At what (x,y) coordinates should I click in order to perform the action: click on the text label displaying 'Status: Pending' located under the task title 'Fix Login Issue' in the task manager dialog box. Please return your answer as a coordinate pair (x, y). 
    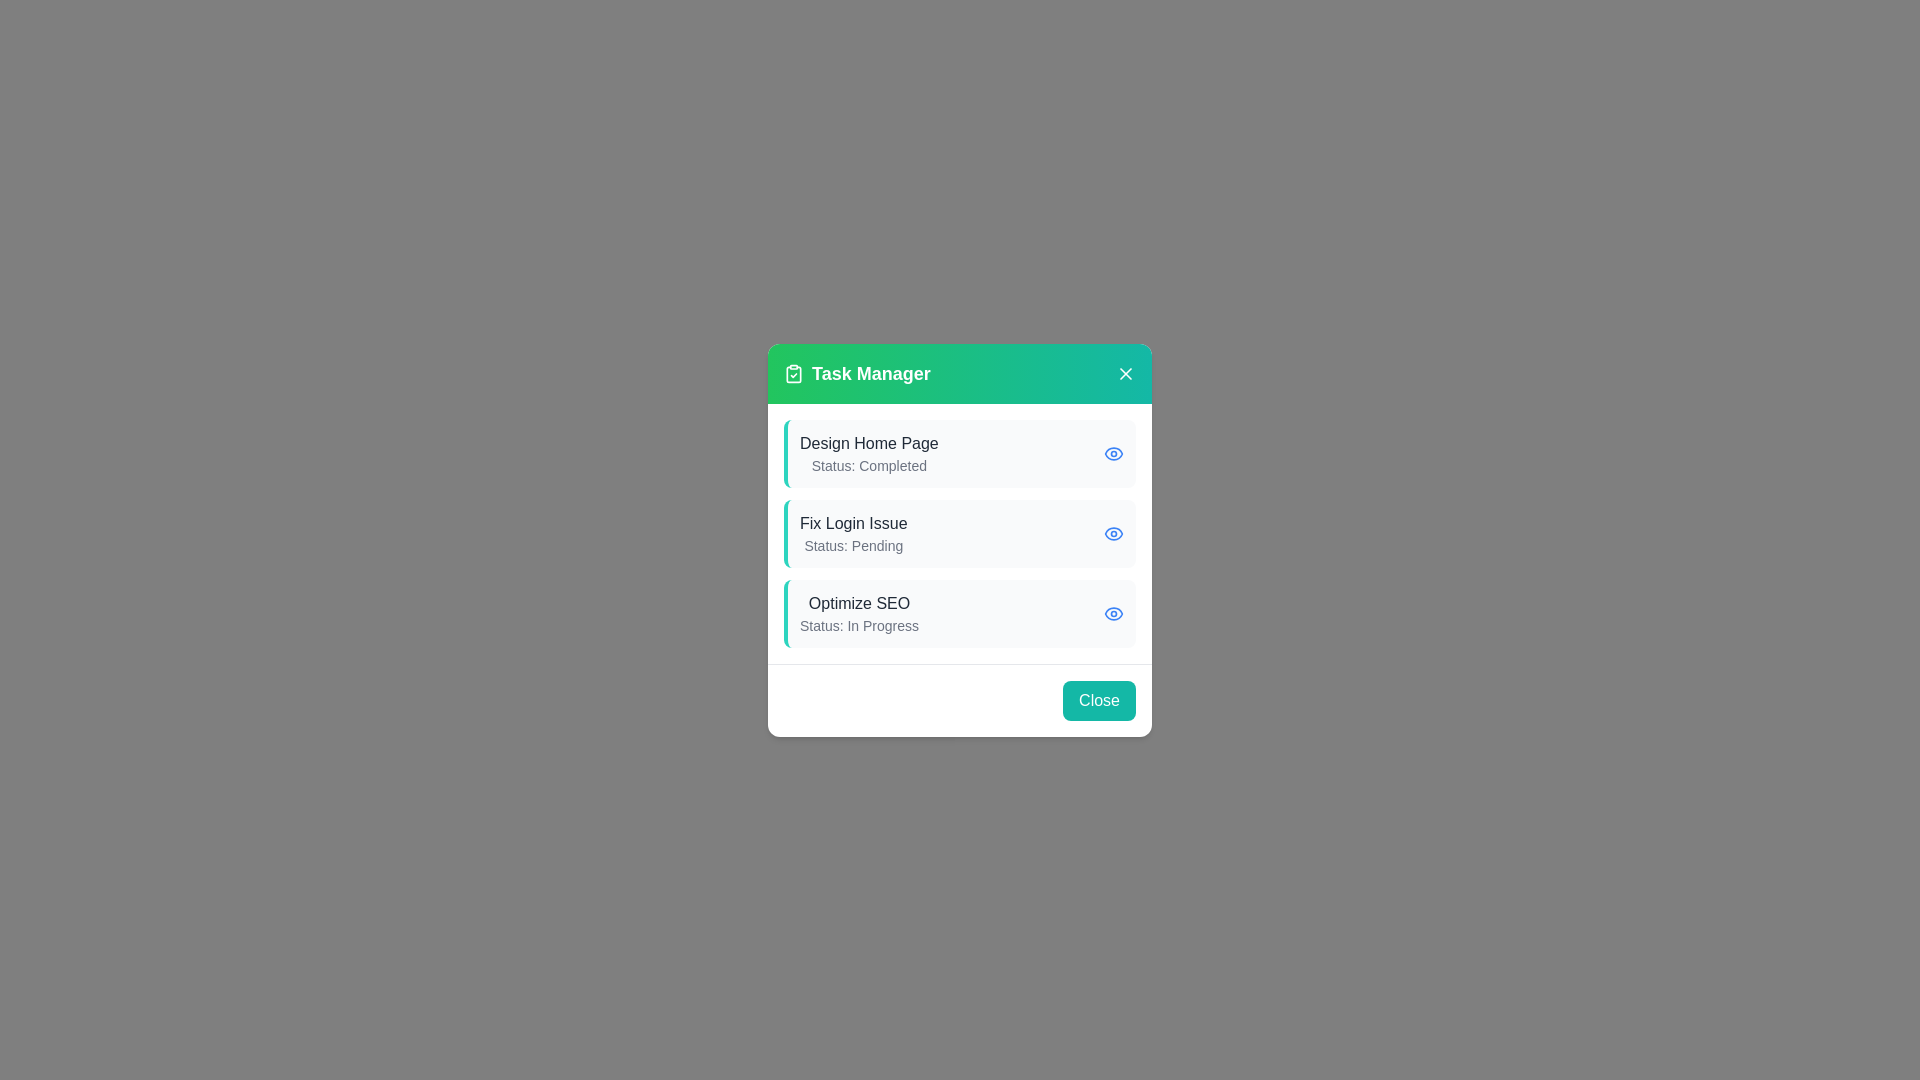
    Looking at the image, I should click on (853, 545).